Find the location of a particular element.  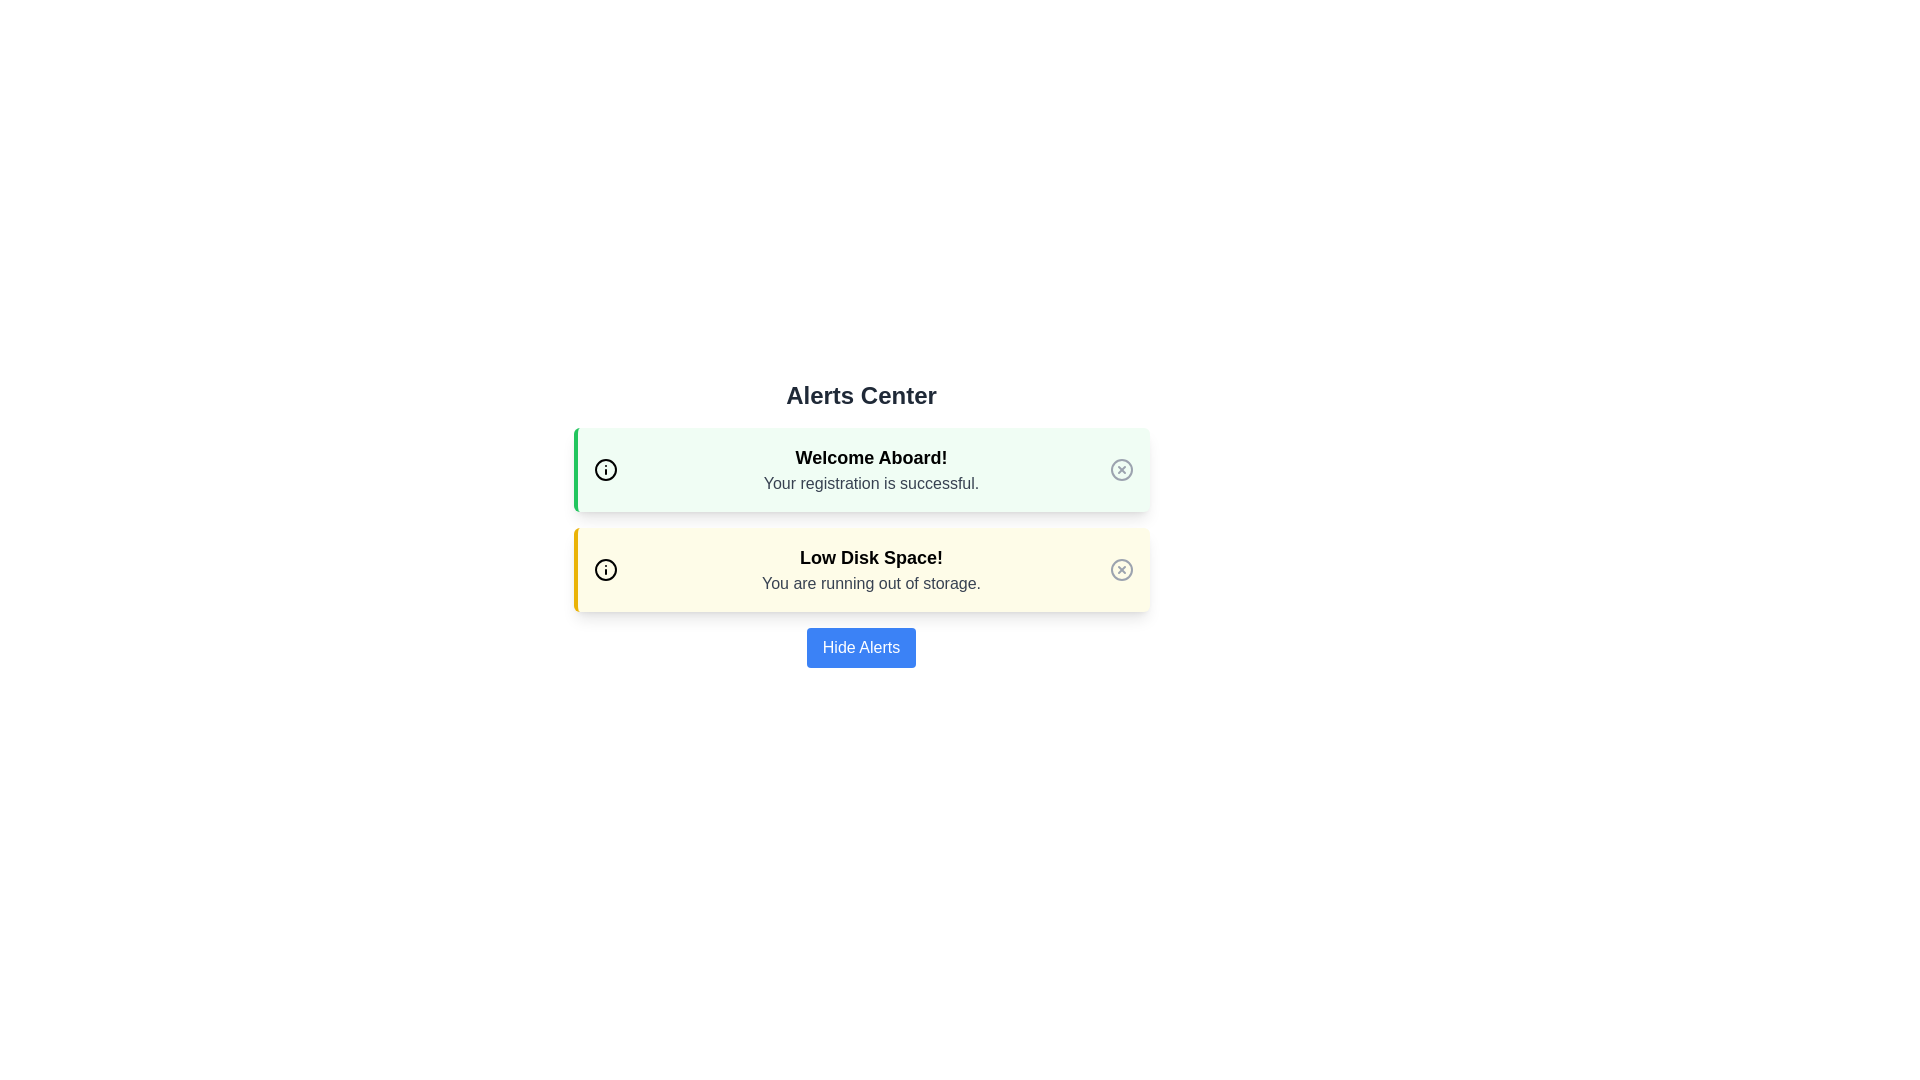

the success message icon located on the left side of the message box that indicates the successful registration, before the text 'Welcome Aboard! \n Your registration is successful.' is located at coordinates (604, 470).